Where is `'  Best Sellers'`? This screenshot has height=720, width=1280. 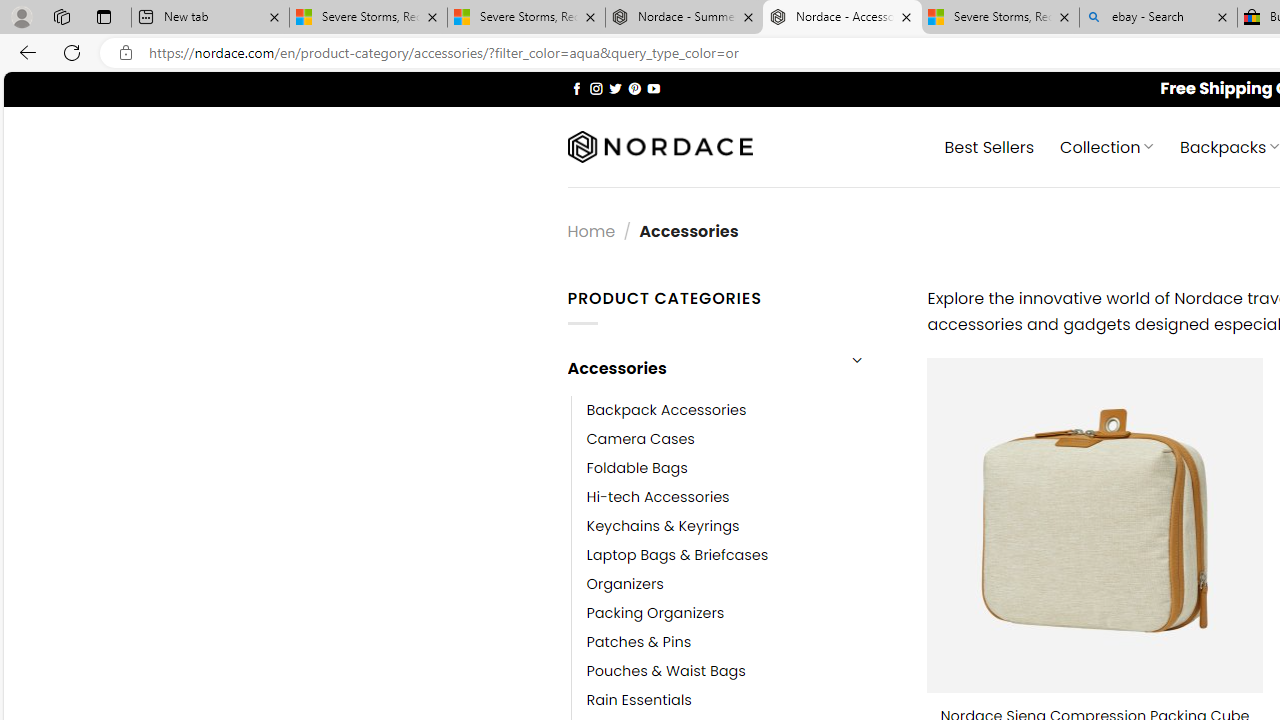
'  Best Sellers' is located at coordinates (990, 145).